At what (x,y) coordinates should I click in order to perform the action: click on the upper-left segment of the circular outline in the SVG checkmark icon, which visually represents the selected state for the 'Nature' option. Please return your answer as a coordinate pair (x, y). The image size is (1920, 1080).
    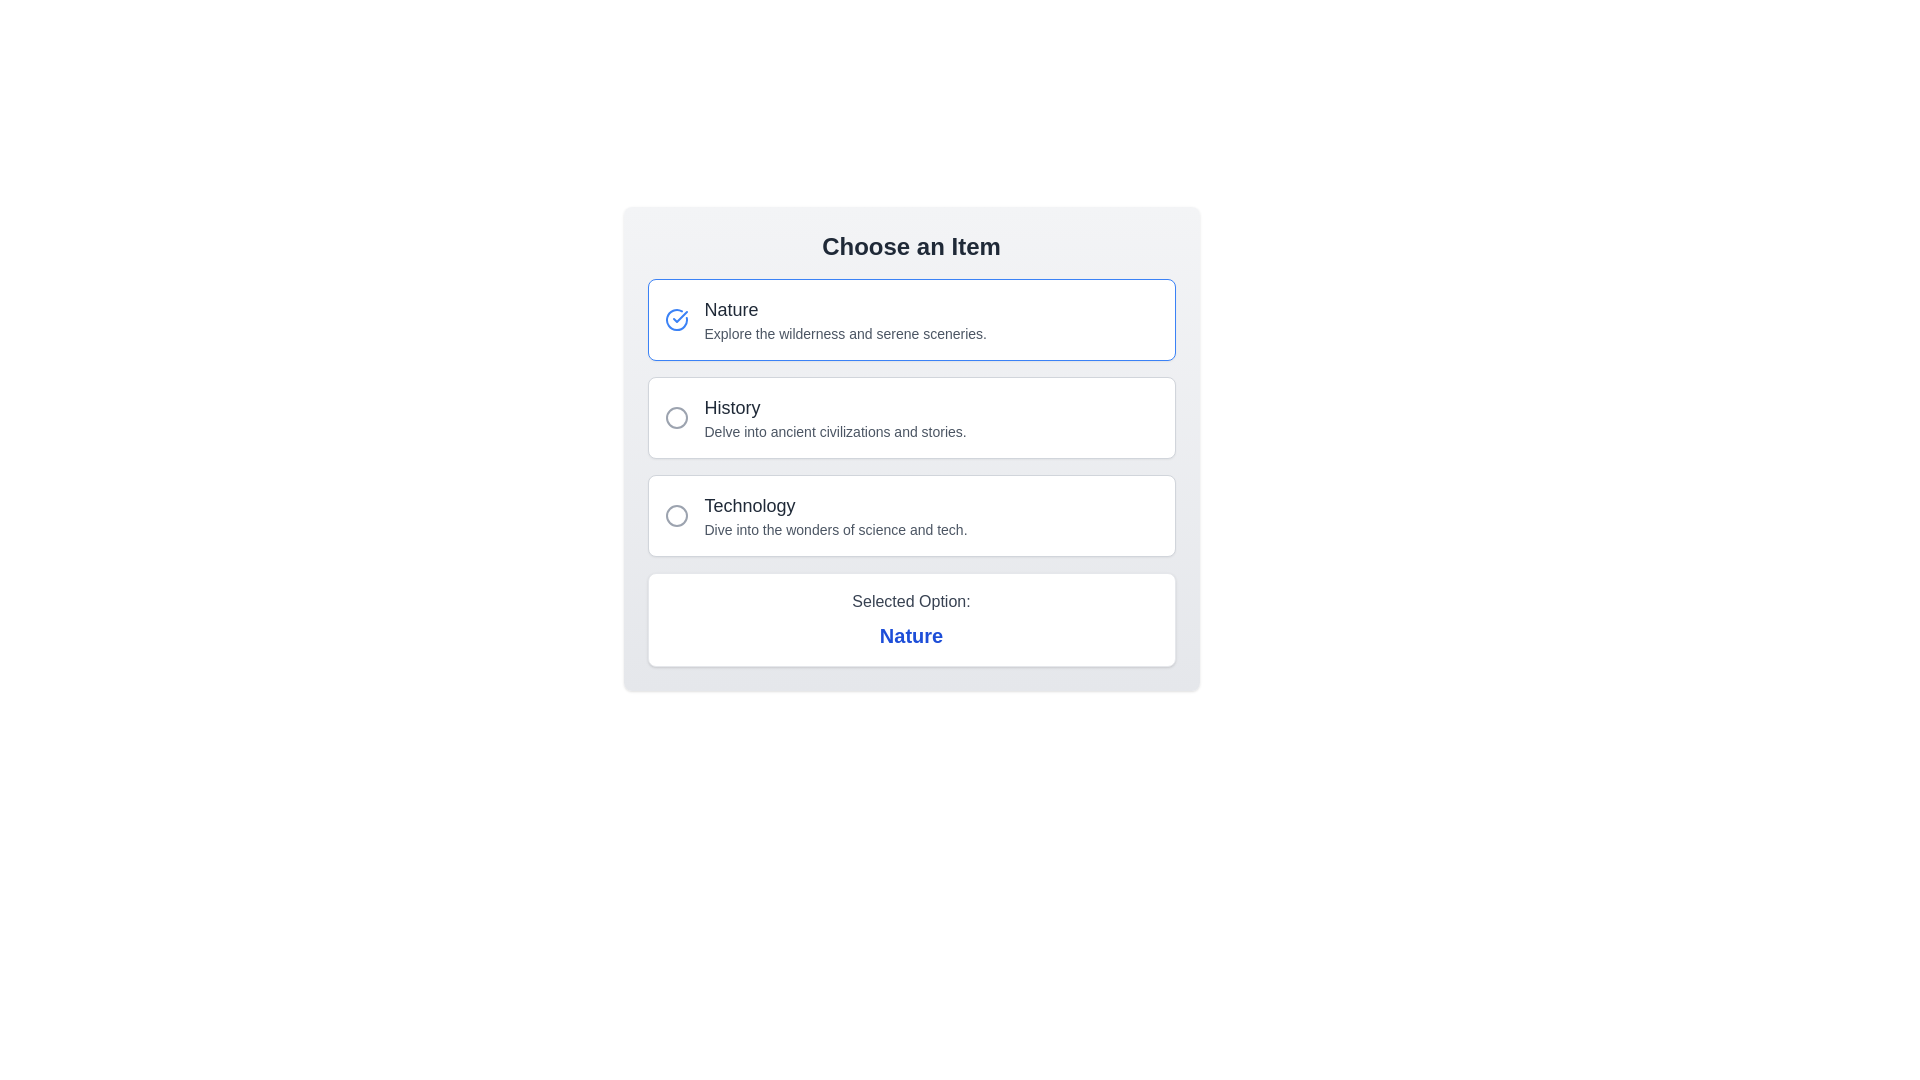
    Looking at the image, I should click on (676, 319).